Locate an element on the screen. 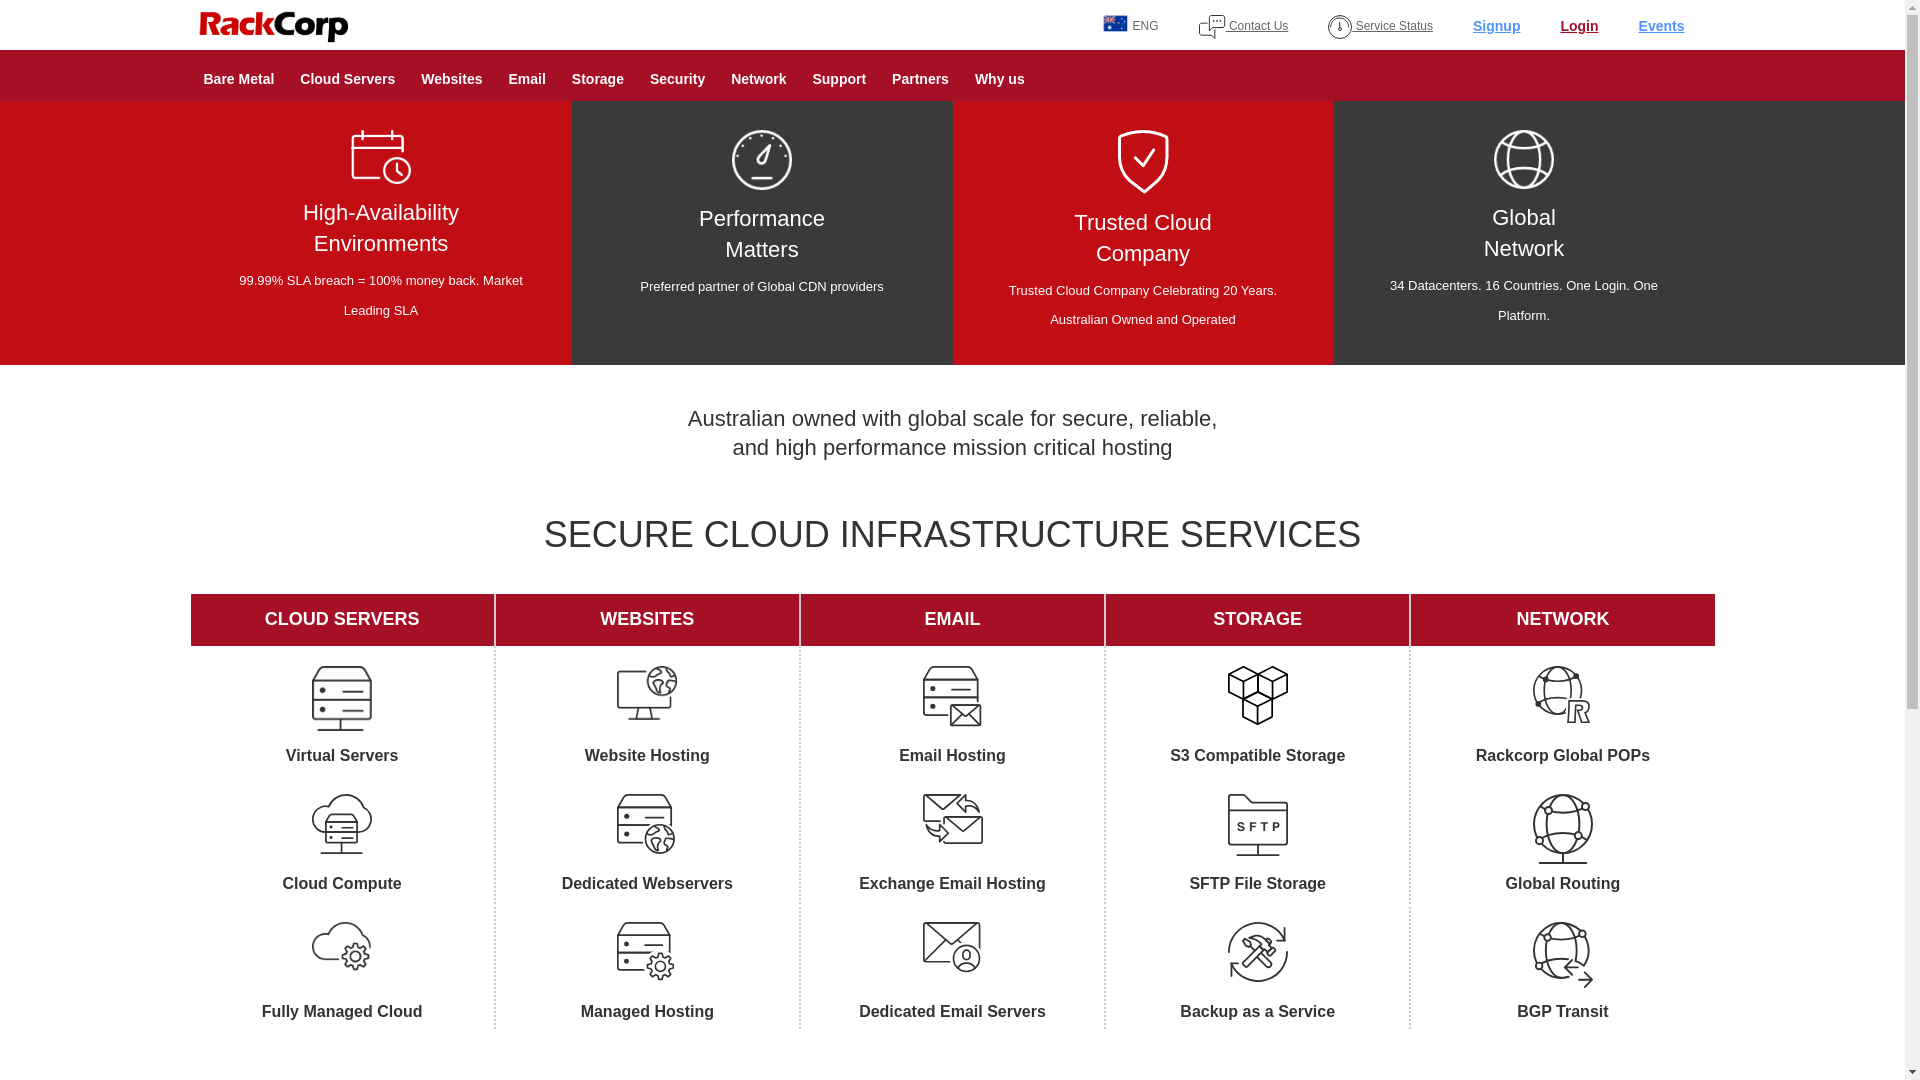 The image size is (1920, 1080). 'BGP Transit' is located at coordinates (1561, 970).